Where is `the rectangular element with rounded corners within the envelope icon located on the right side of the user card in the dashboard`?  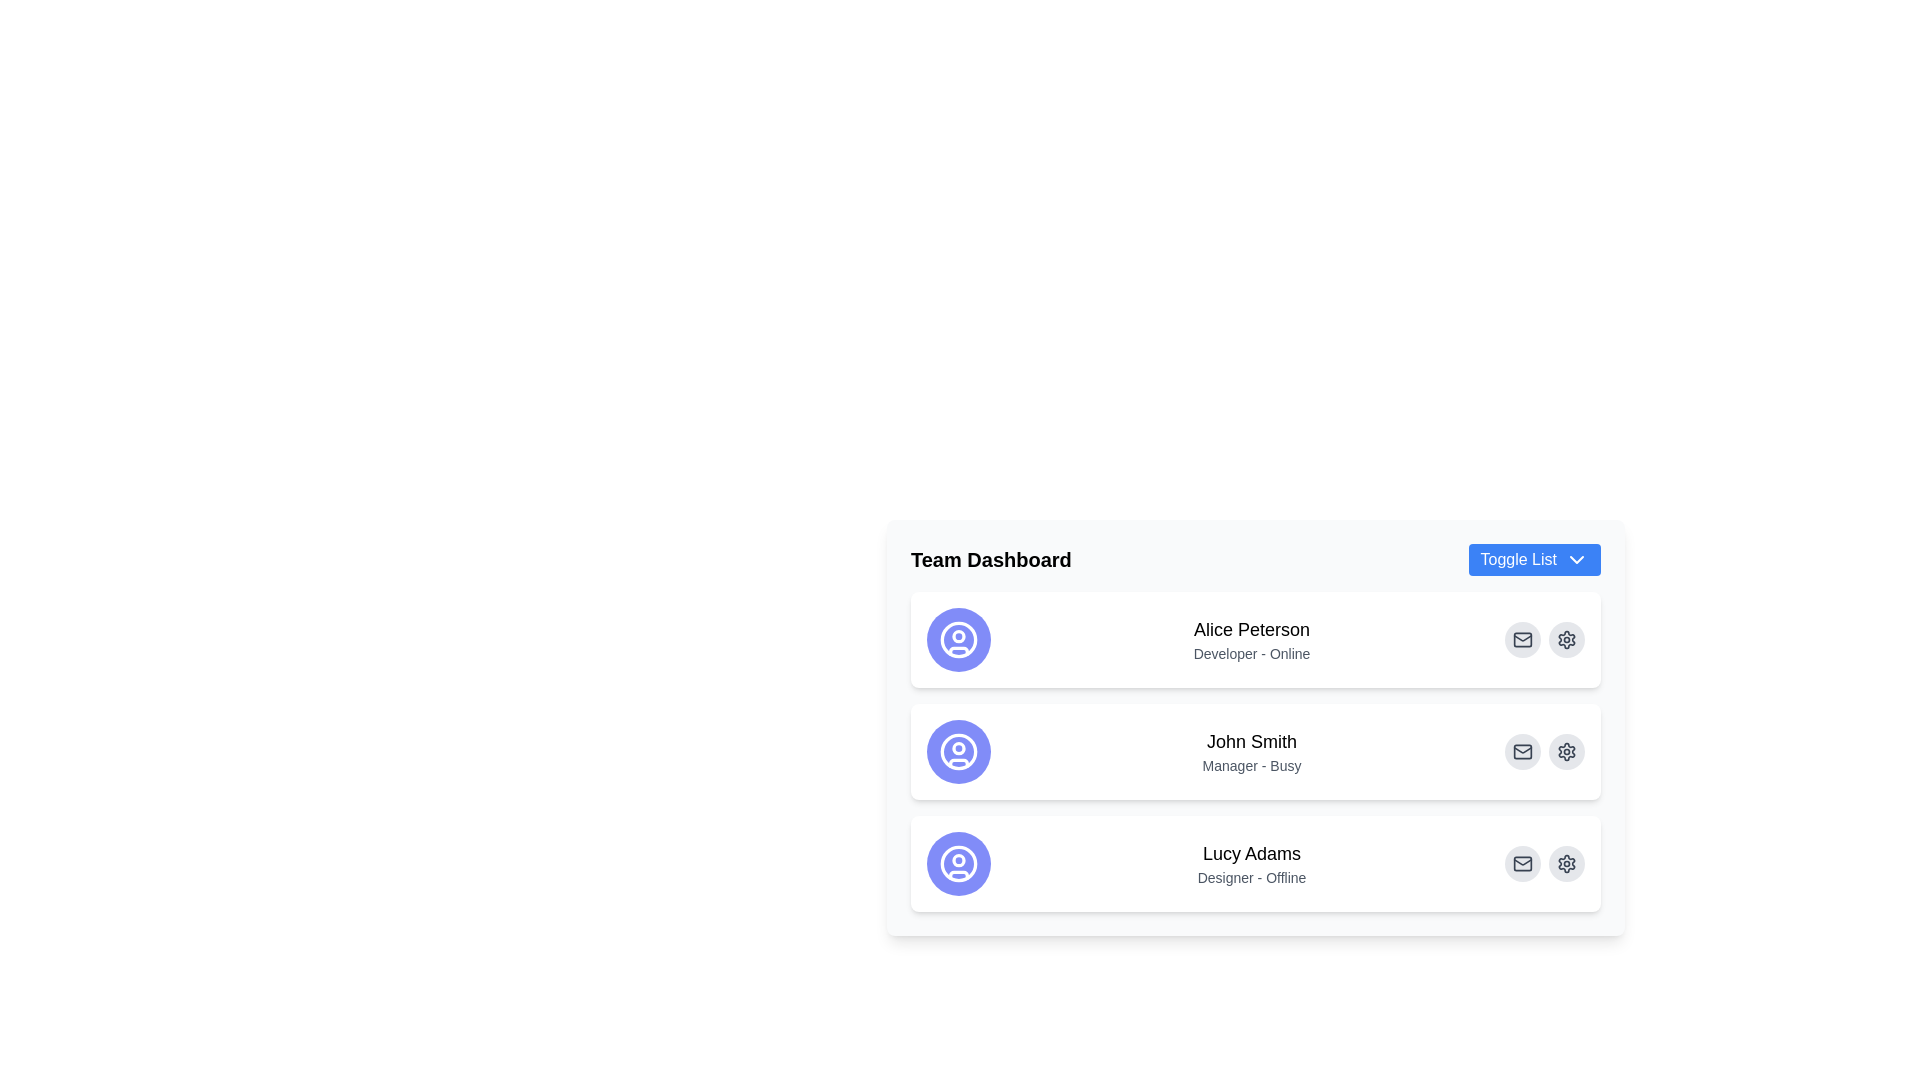 the rectangular element with rounded corners within the envelope icon located on the right side of the user card in the dashboard is located at coordinates (1521, 640).